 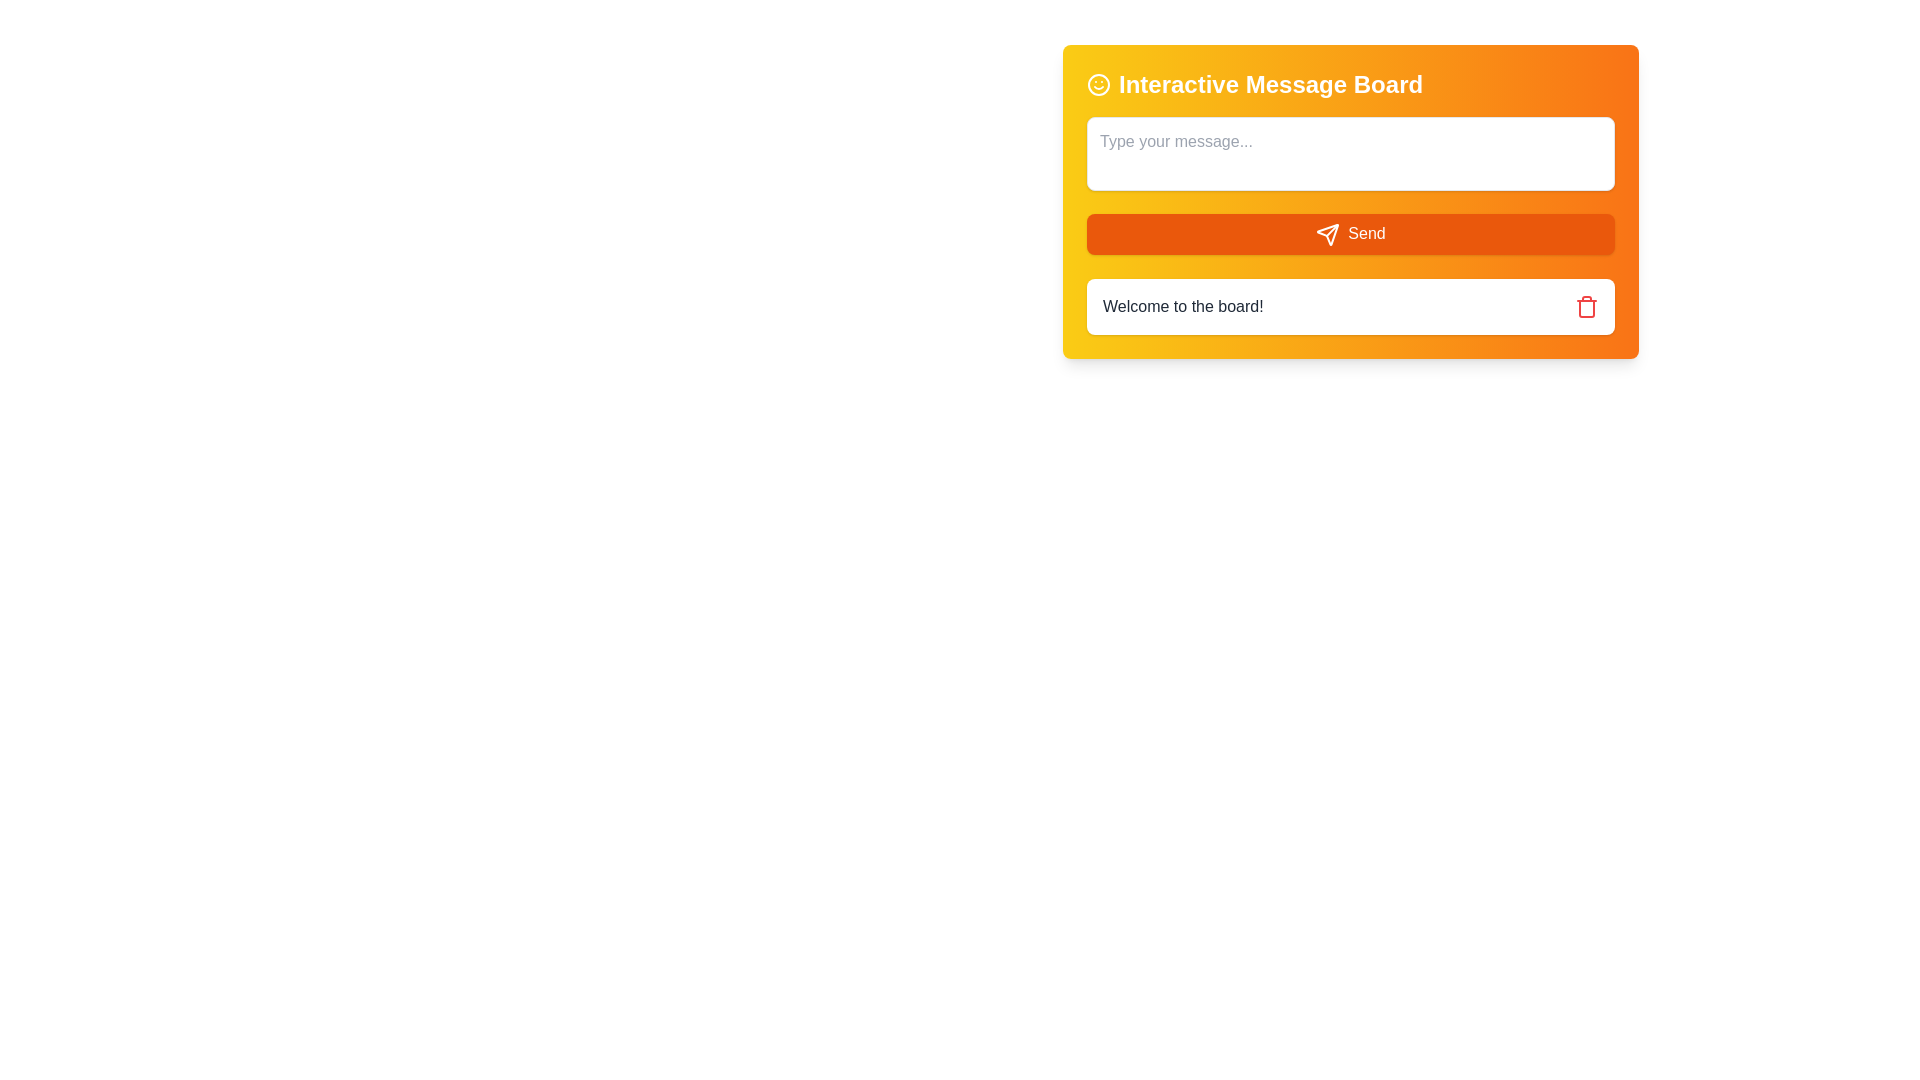 What do you see at coordinates (1098, 83) in the screenshot?
I see `the circular smiley icon with a cheerful face that is located to the immediate left of the text 'Interactive Message Board'` at bounding box center [1098, 83].